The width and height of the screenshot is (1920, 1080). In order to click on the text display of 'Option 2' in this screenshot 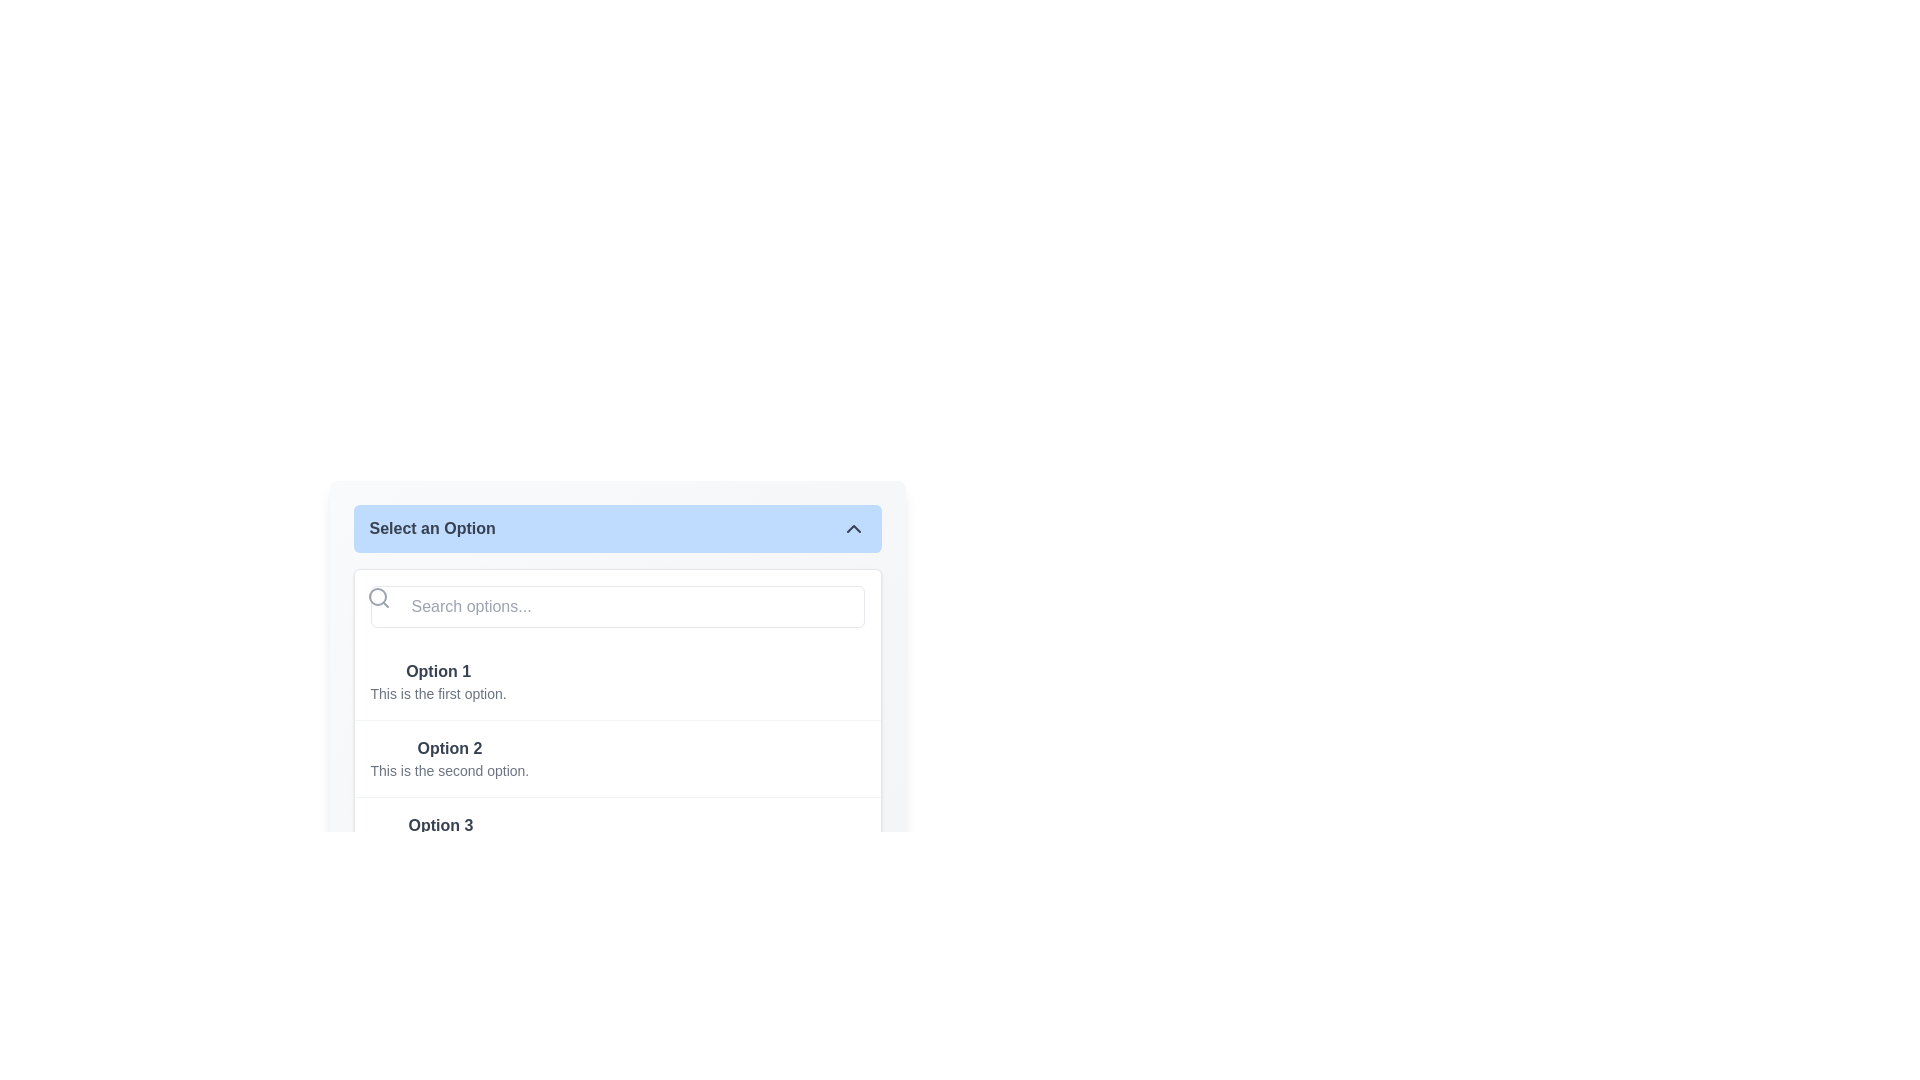, I will do `click(448, 759)`.